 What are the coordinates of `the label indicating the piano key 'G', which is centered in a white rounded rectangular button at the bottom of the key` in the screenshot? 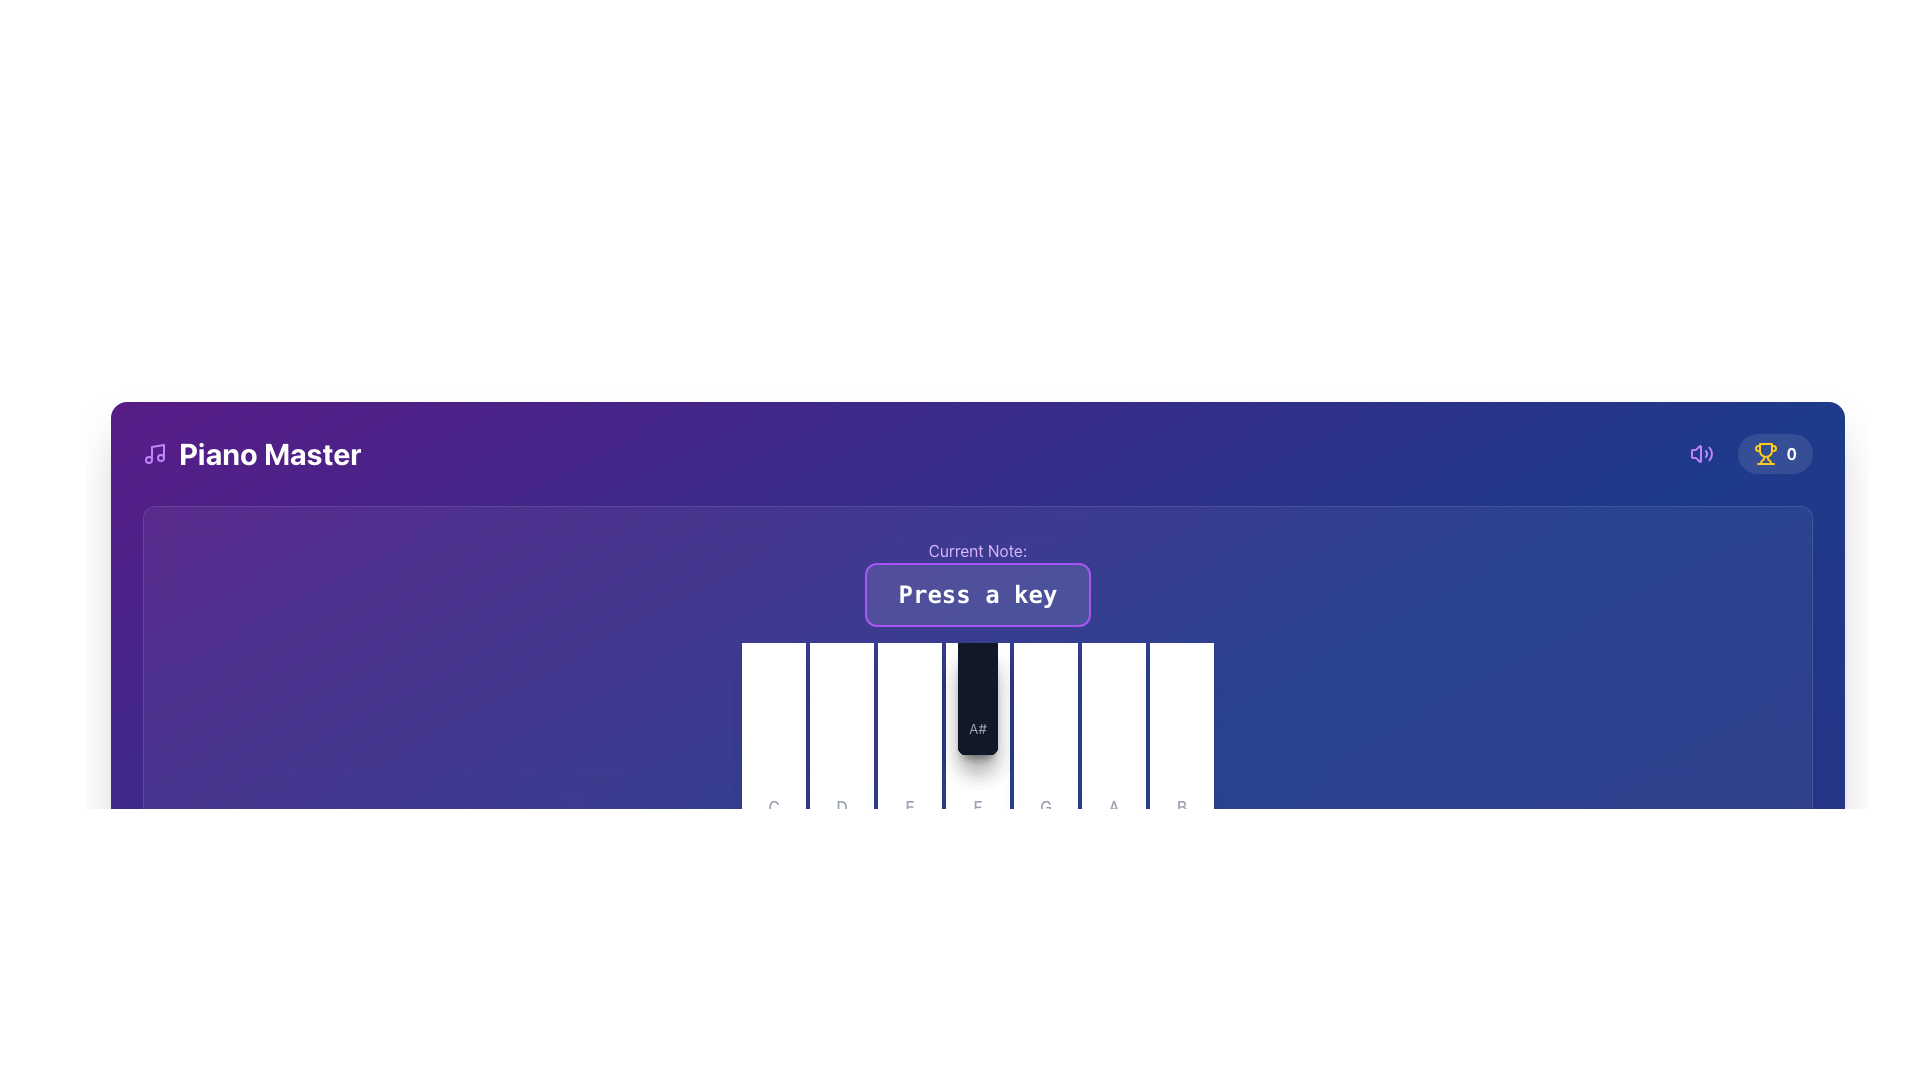 It's located at (1045, 805).